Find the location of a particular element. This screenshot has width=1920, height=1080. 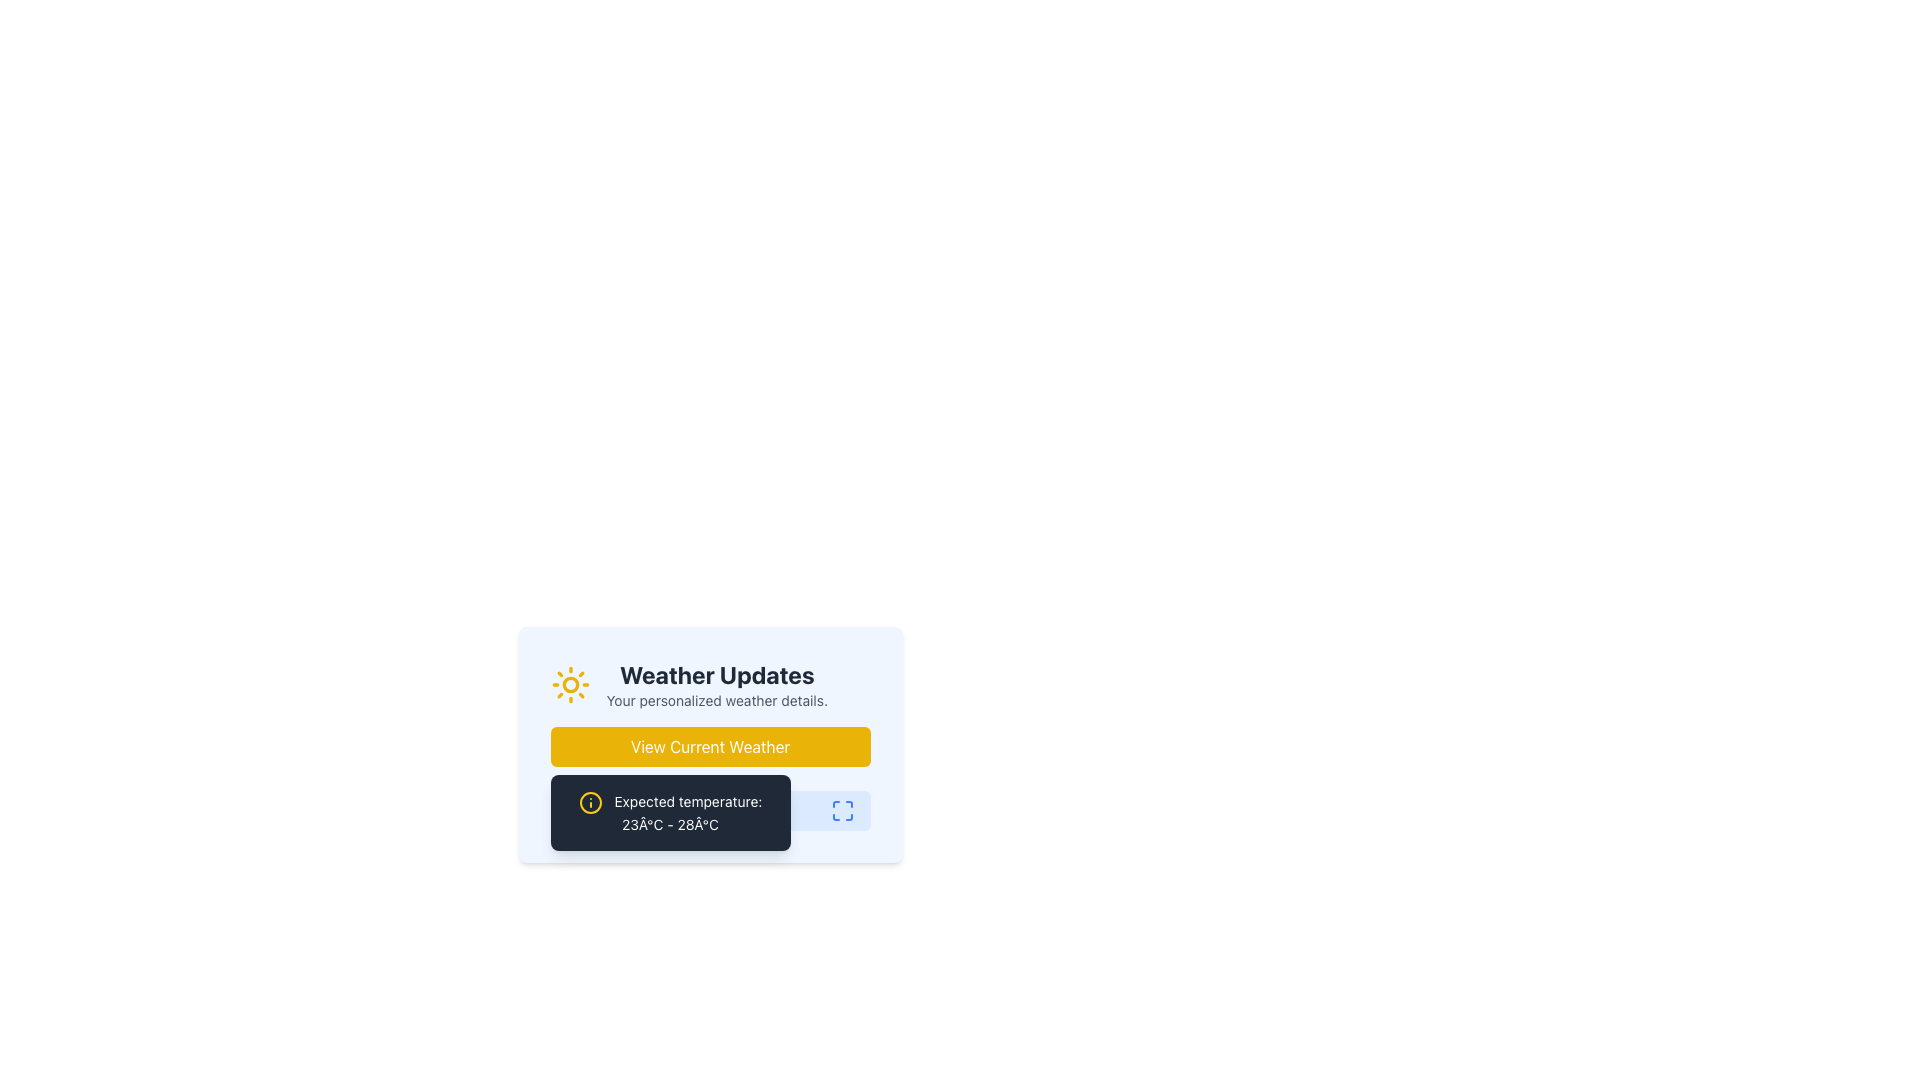

the non-interactive text label that provides additional information about 'Weather Updates', located immediately below the heading is located at coordinates (717, 700).